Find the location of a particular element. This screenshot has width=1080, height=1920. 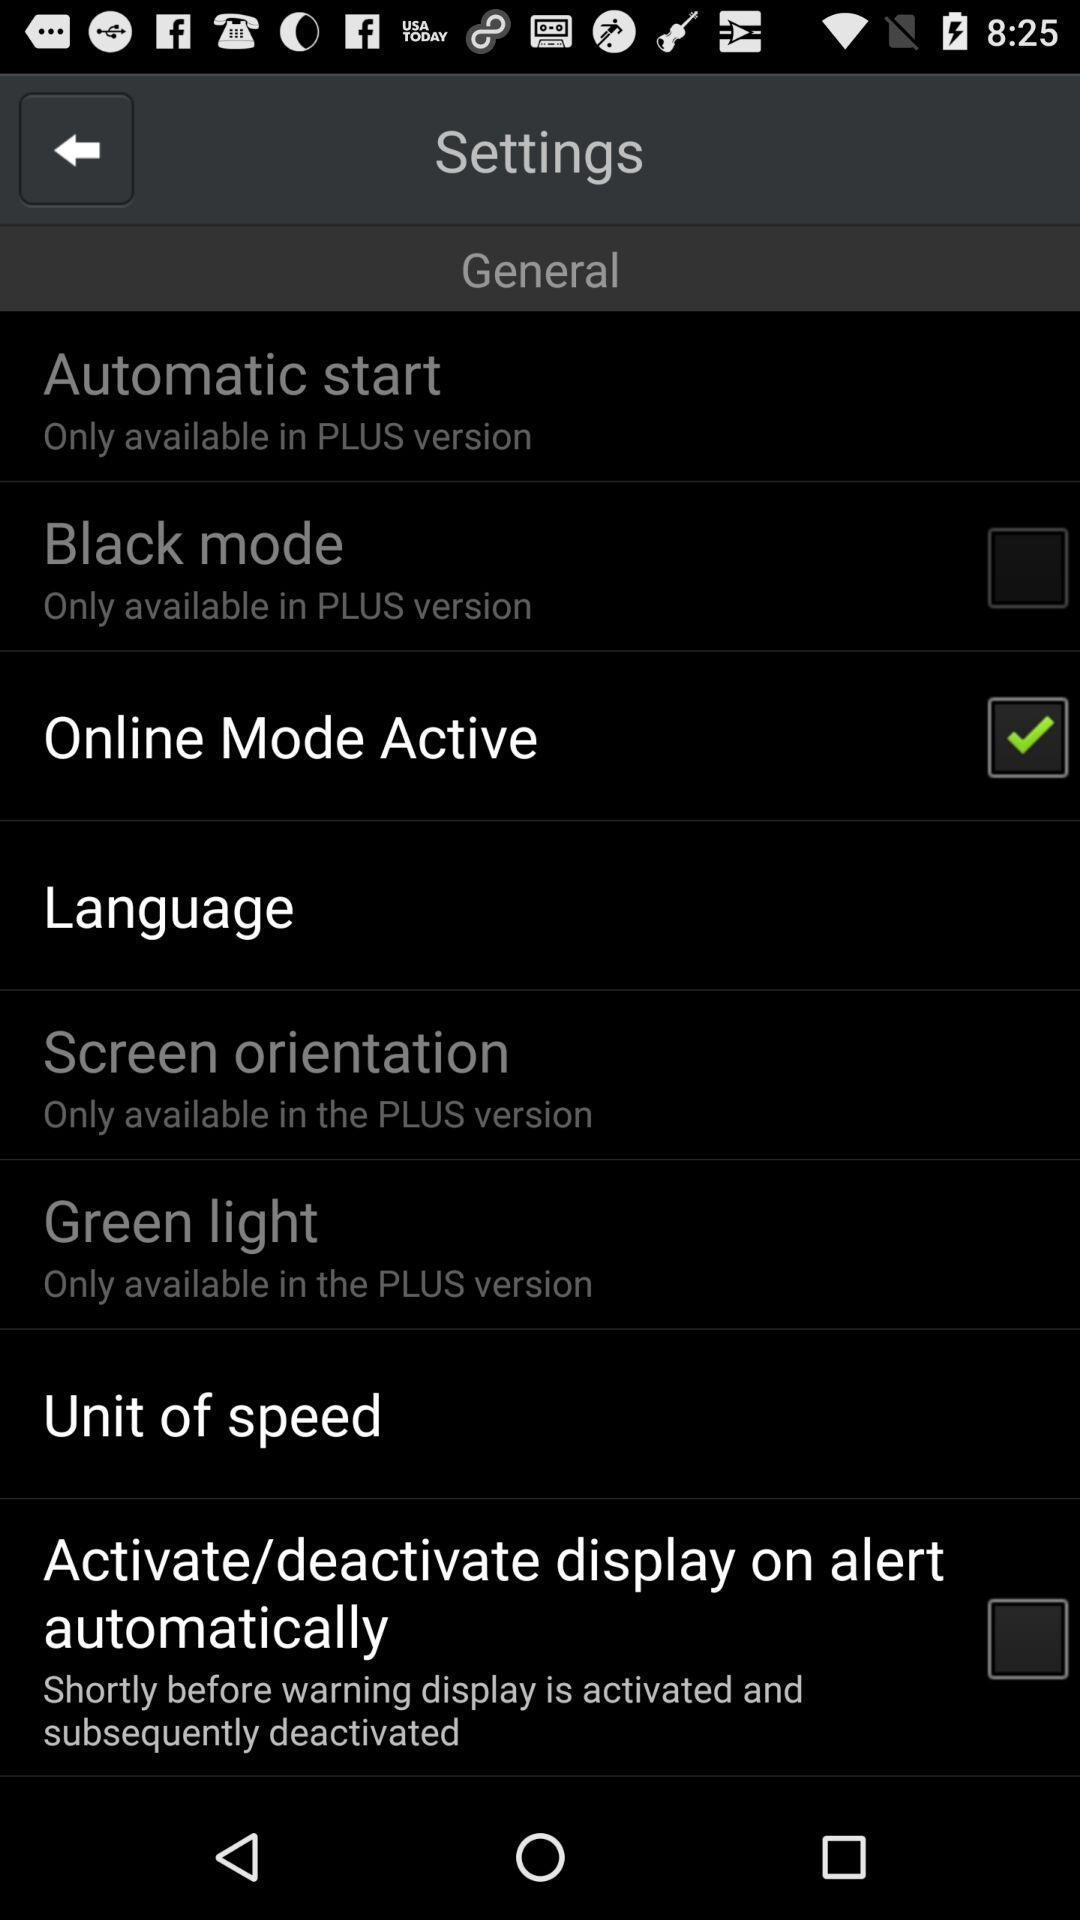

item next to the settings icon is located at coordinates (75, 148).